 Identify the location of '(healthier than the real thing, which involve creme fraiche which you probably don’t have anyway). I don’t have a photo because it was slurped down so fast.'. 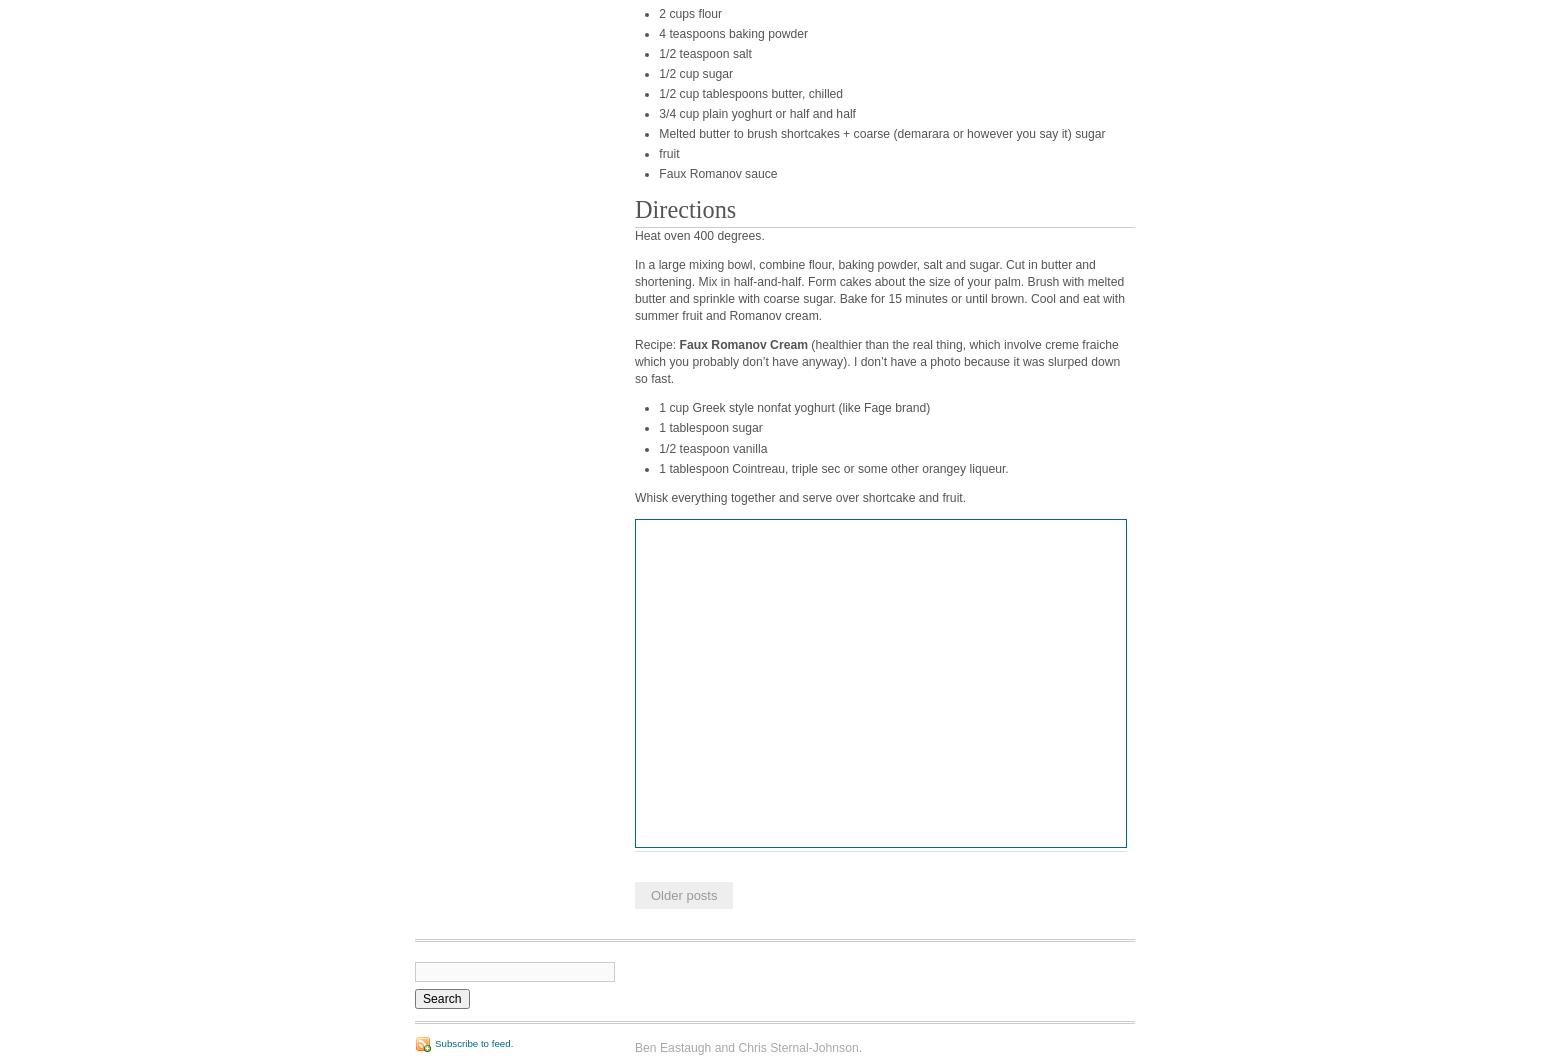
(877, 361).